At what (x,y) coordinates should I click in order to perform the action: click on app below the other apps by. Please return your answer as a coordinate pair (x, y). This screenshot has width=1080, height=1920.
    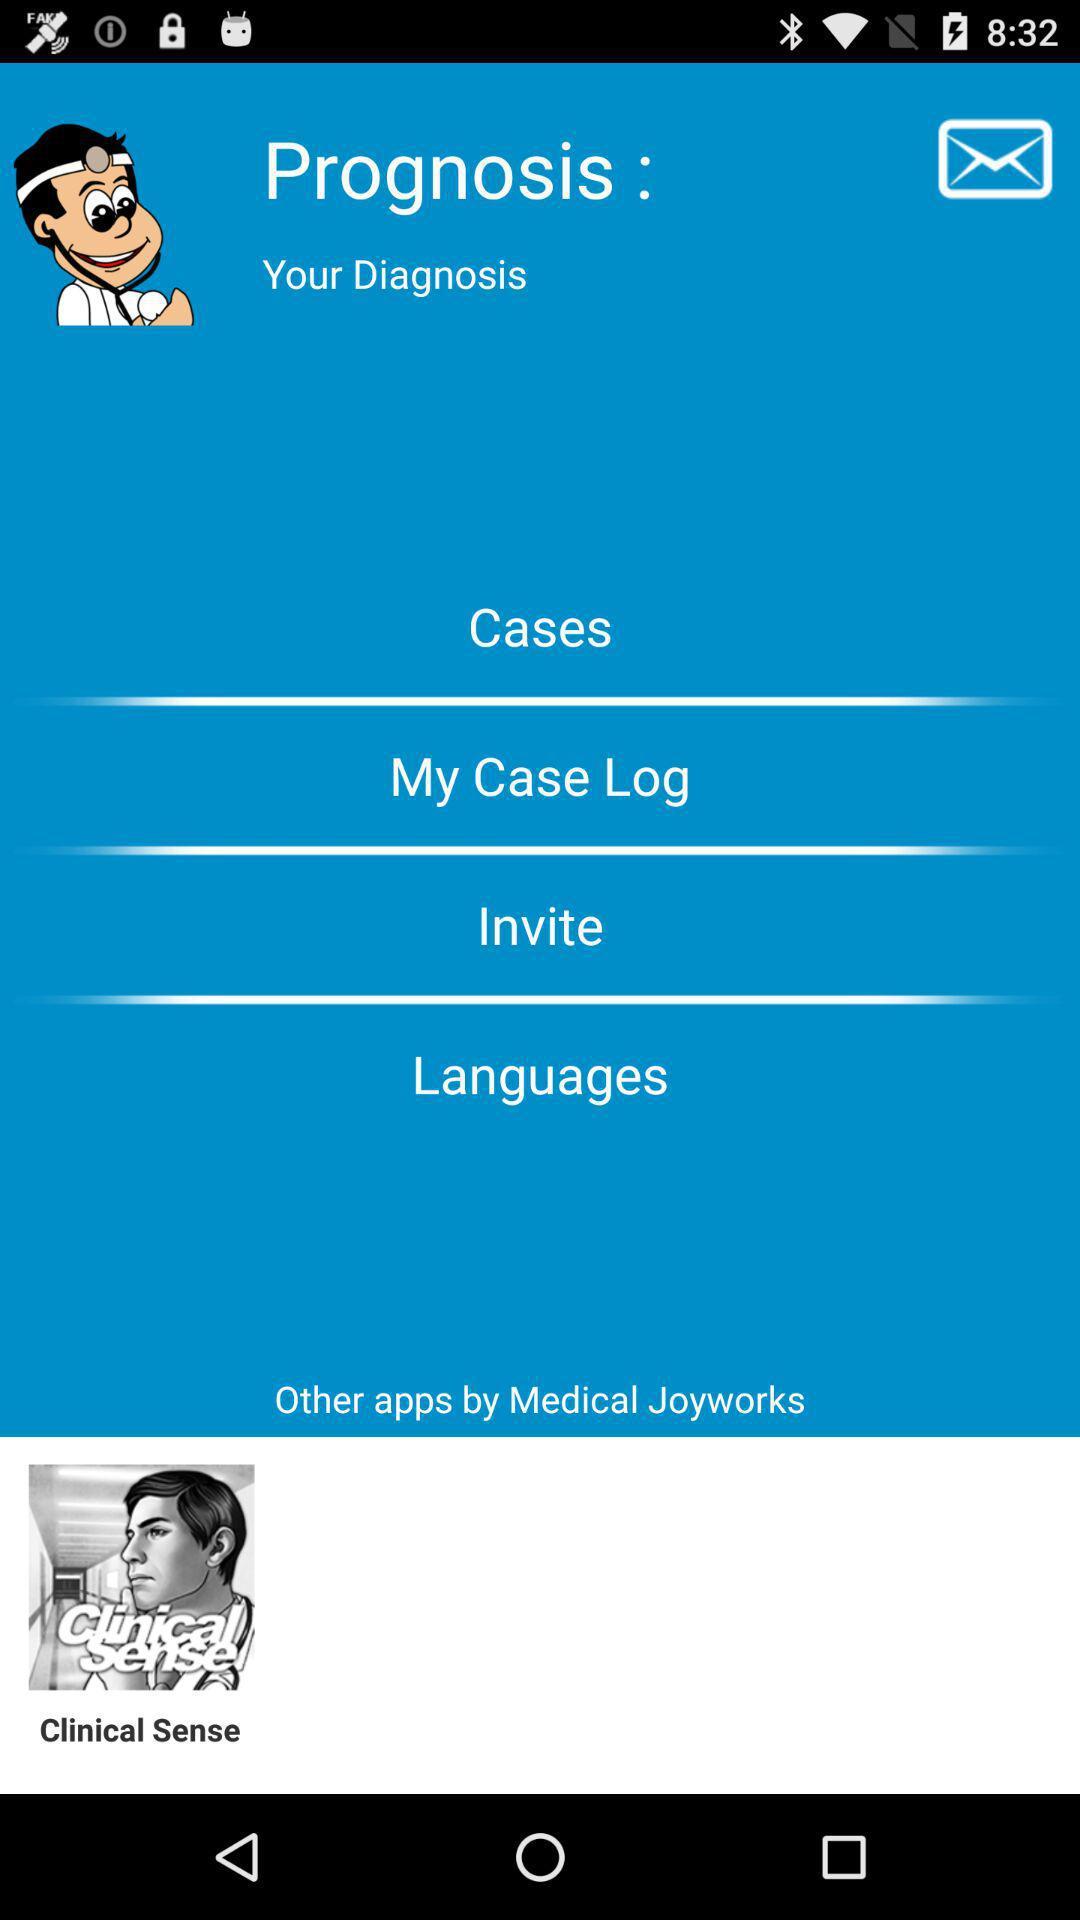
    Looking at the image, I should click on (140, 1577).